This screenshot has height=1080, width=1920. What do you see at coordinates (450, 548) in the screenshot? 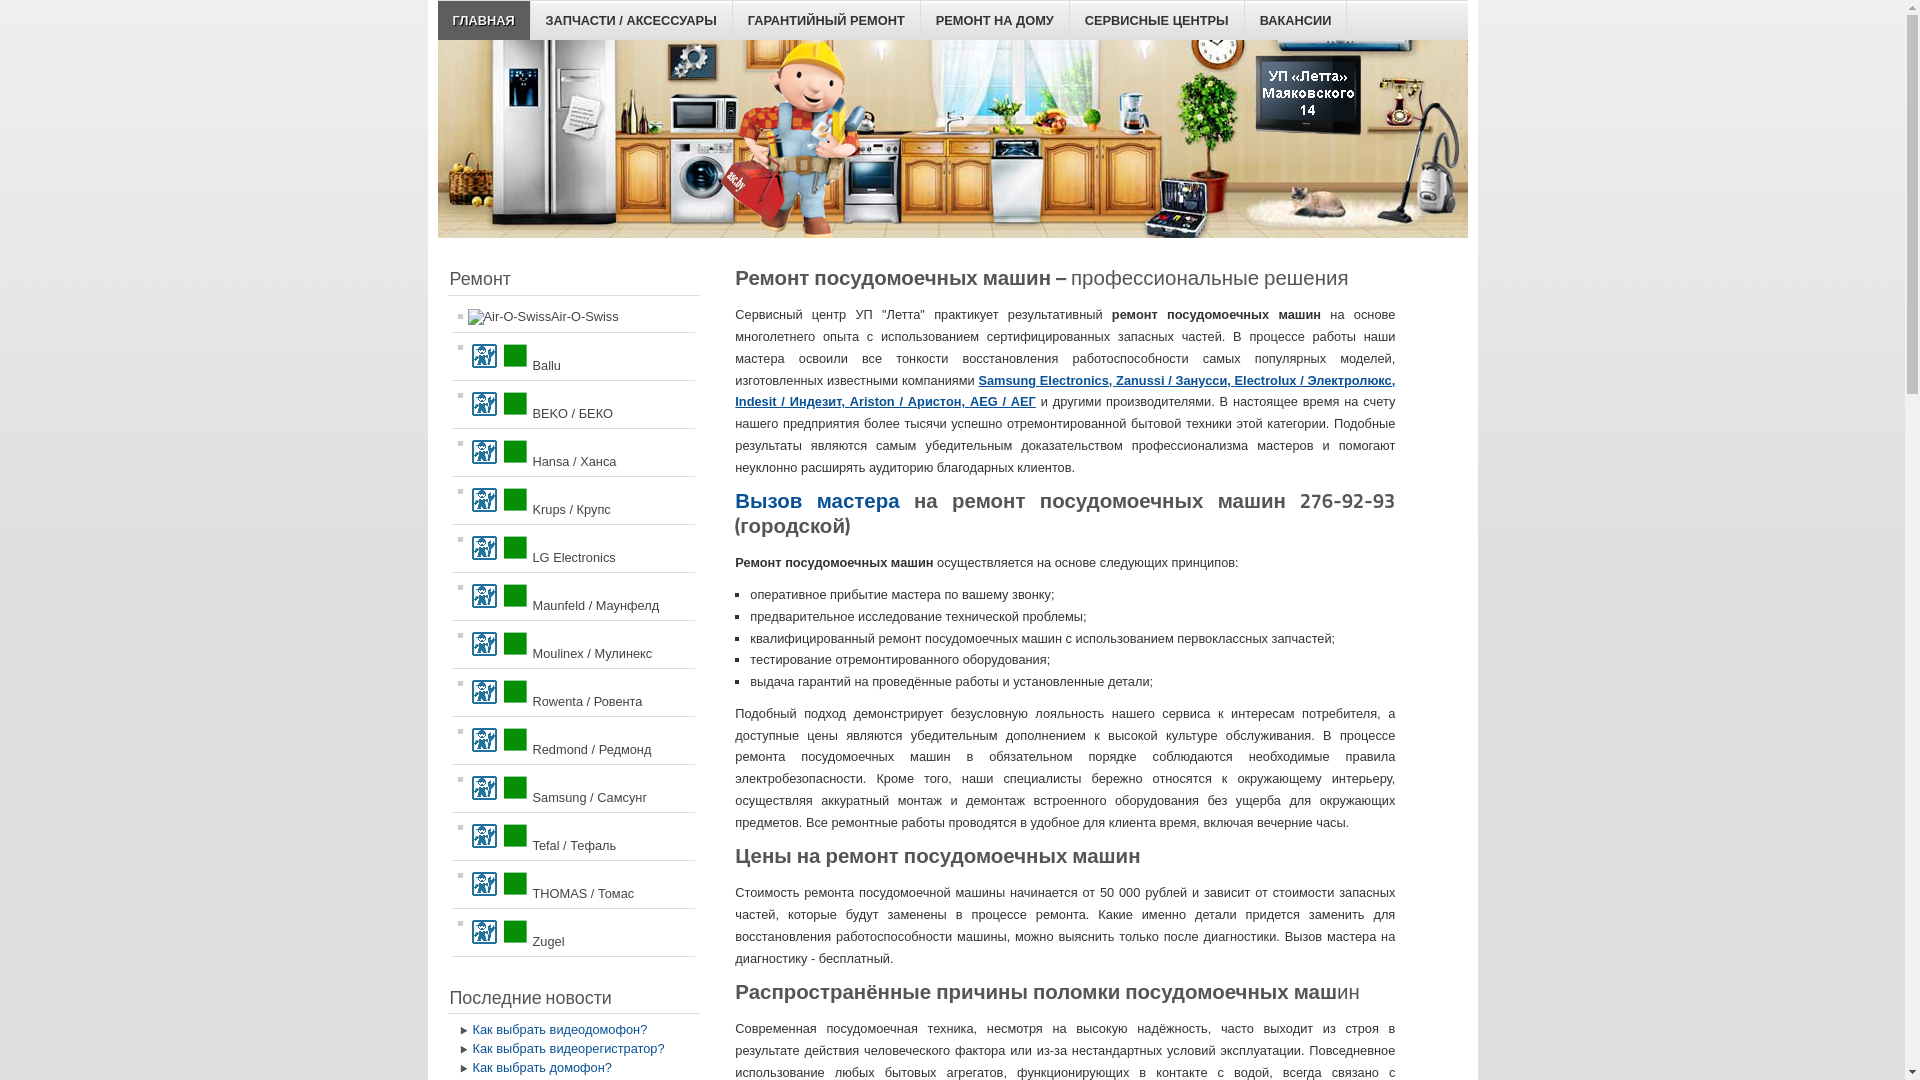
I see `'LG Electronics'` at bounding box center [450, 548].